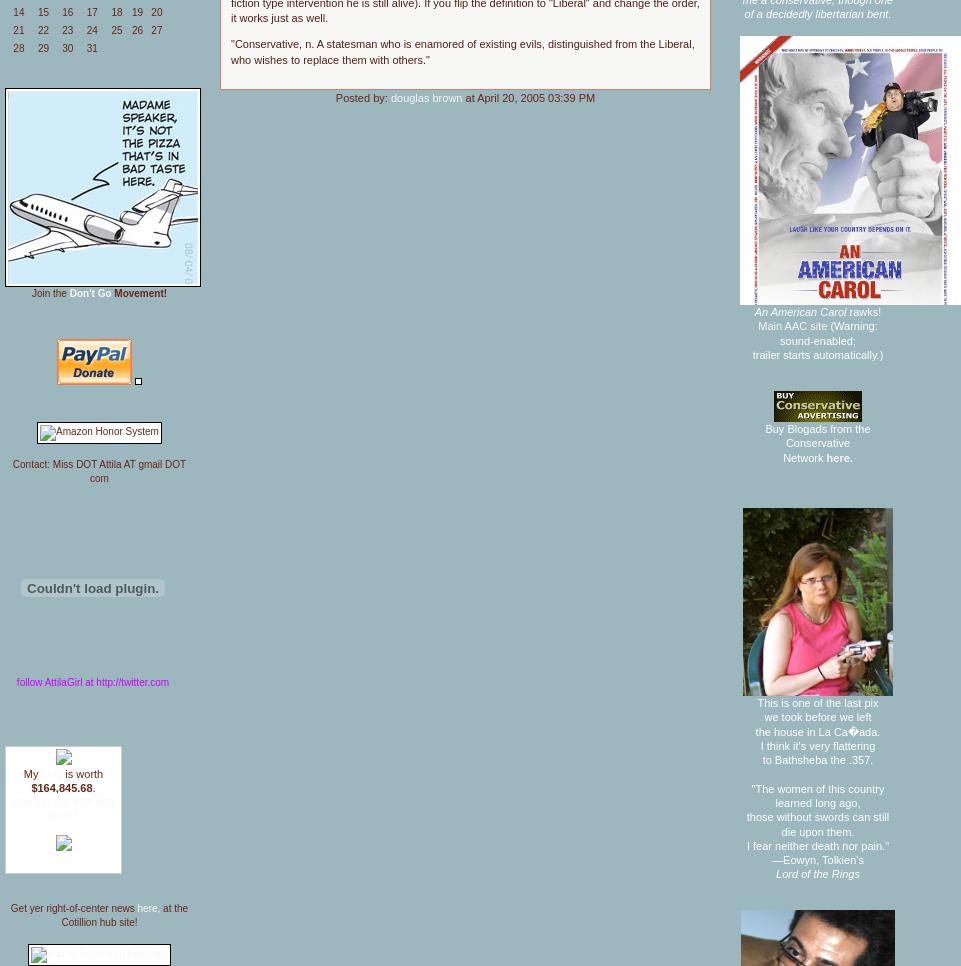 Image resolution: width=961 pixels, height=966 pixels. Describe the element at coordinates (86, 11) in the screenshot. I see `'17'` at that location.